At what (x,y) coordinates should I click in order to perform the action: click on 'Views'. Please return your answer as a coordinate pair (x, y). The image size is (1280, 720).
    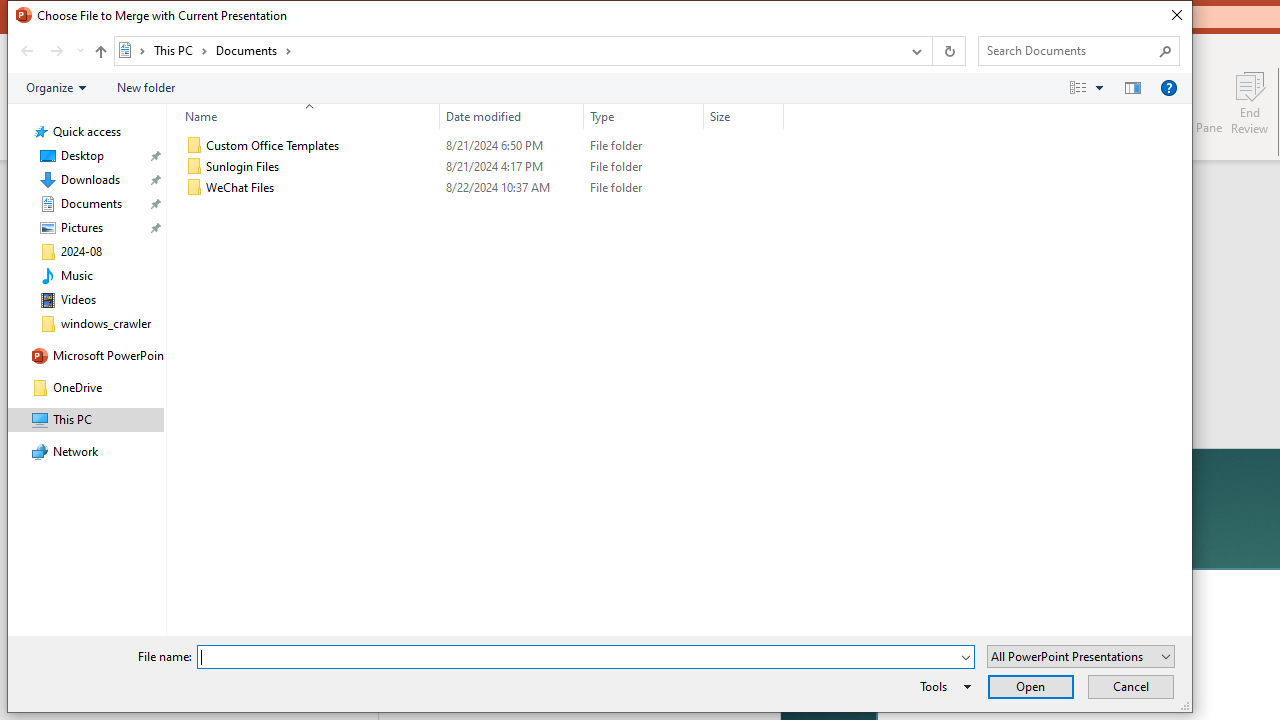
    Looking at the image, I should click on (1090, 86).